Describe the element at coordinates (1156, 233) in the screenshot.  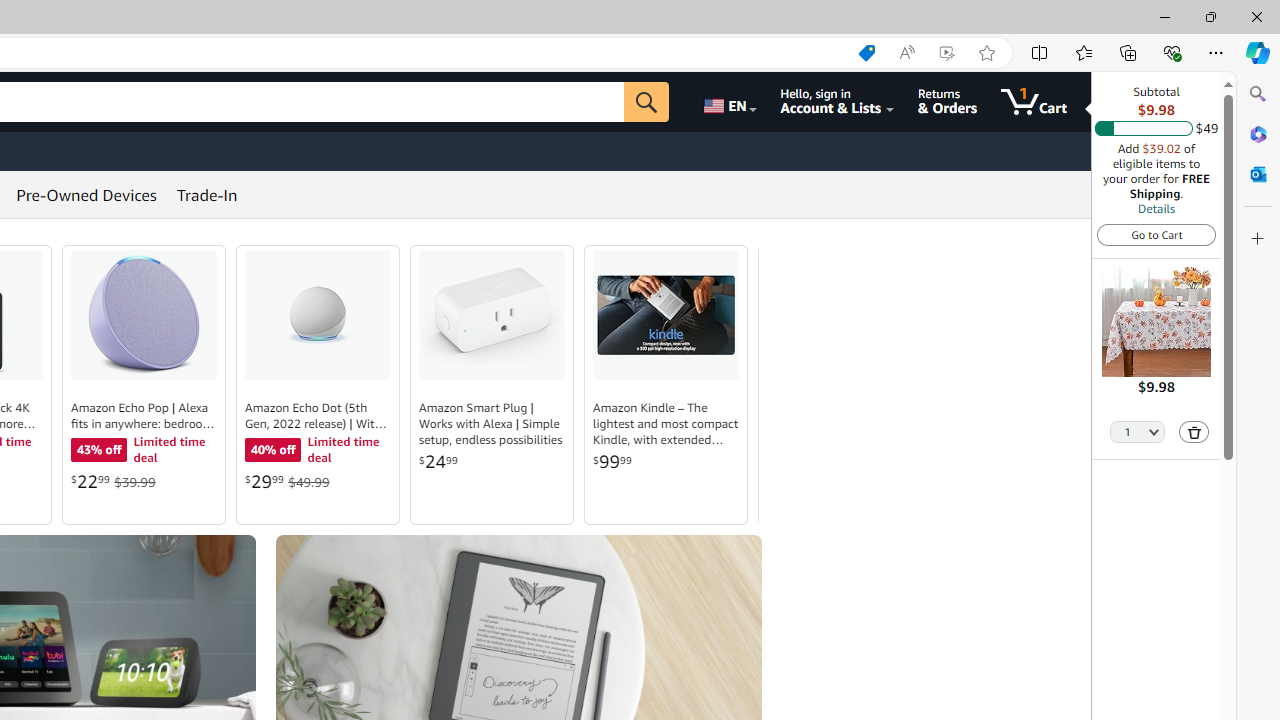
I see `'Go to Cart'` at that location.